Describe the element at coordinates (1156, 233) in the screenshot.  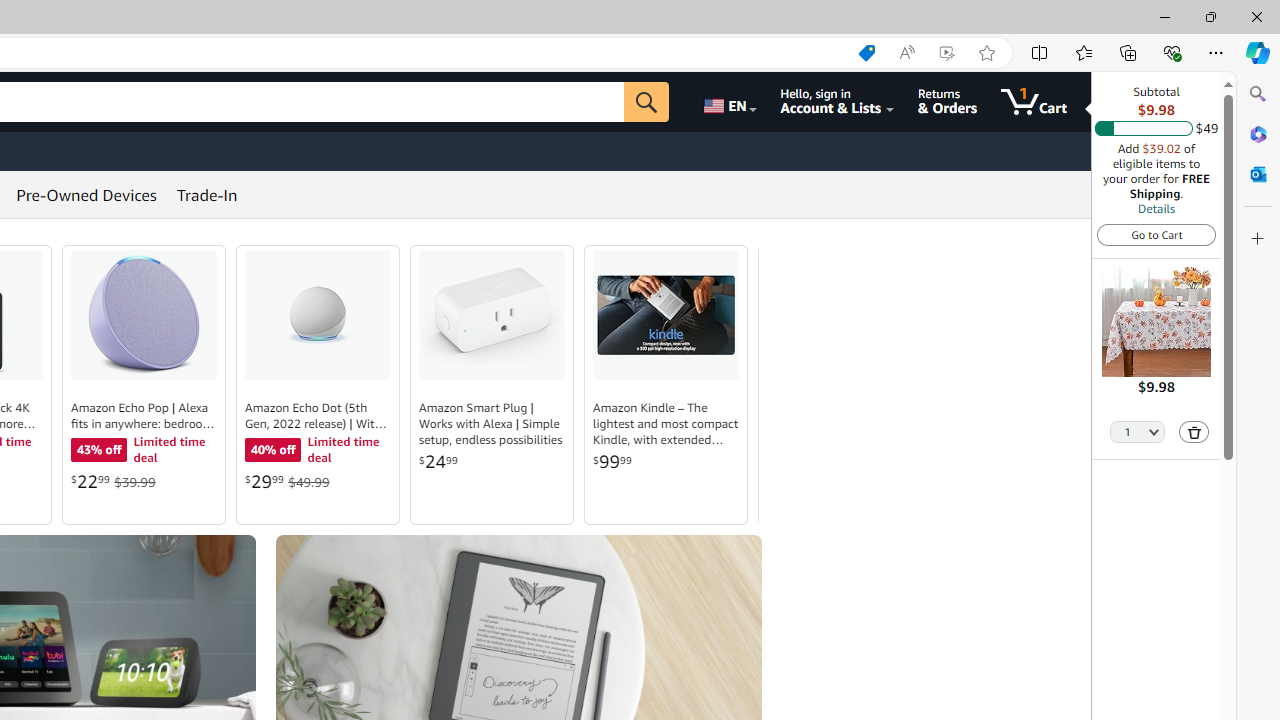
I see `'Go to Cart'` at that location.